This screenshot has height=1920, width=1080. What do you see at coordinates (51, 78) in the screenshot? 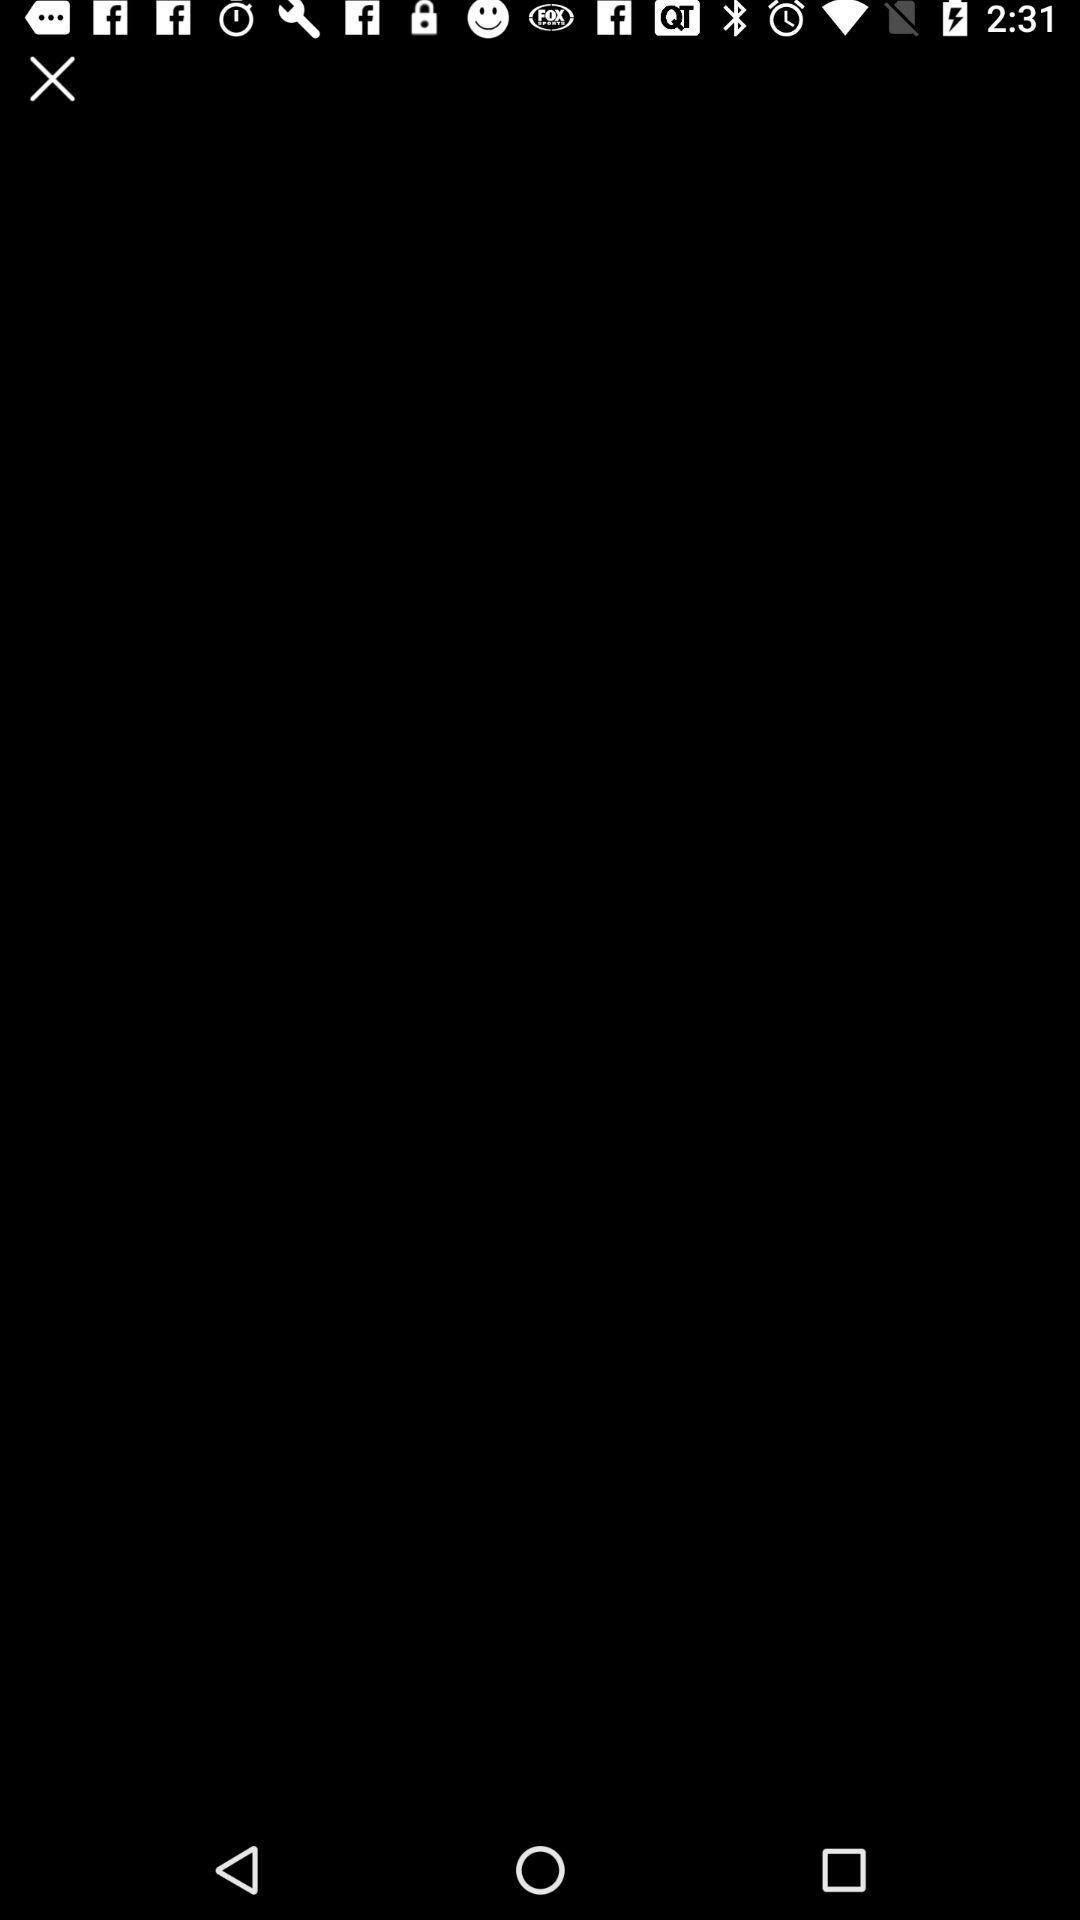
I see `the close icon` at bounding box center [51, 78].